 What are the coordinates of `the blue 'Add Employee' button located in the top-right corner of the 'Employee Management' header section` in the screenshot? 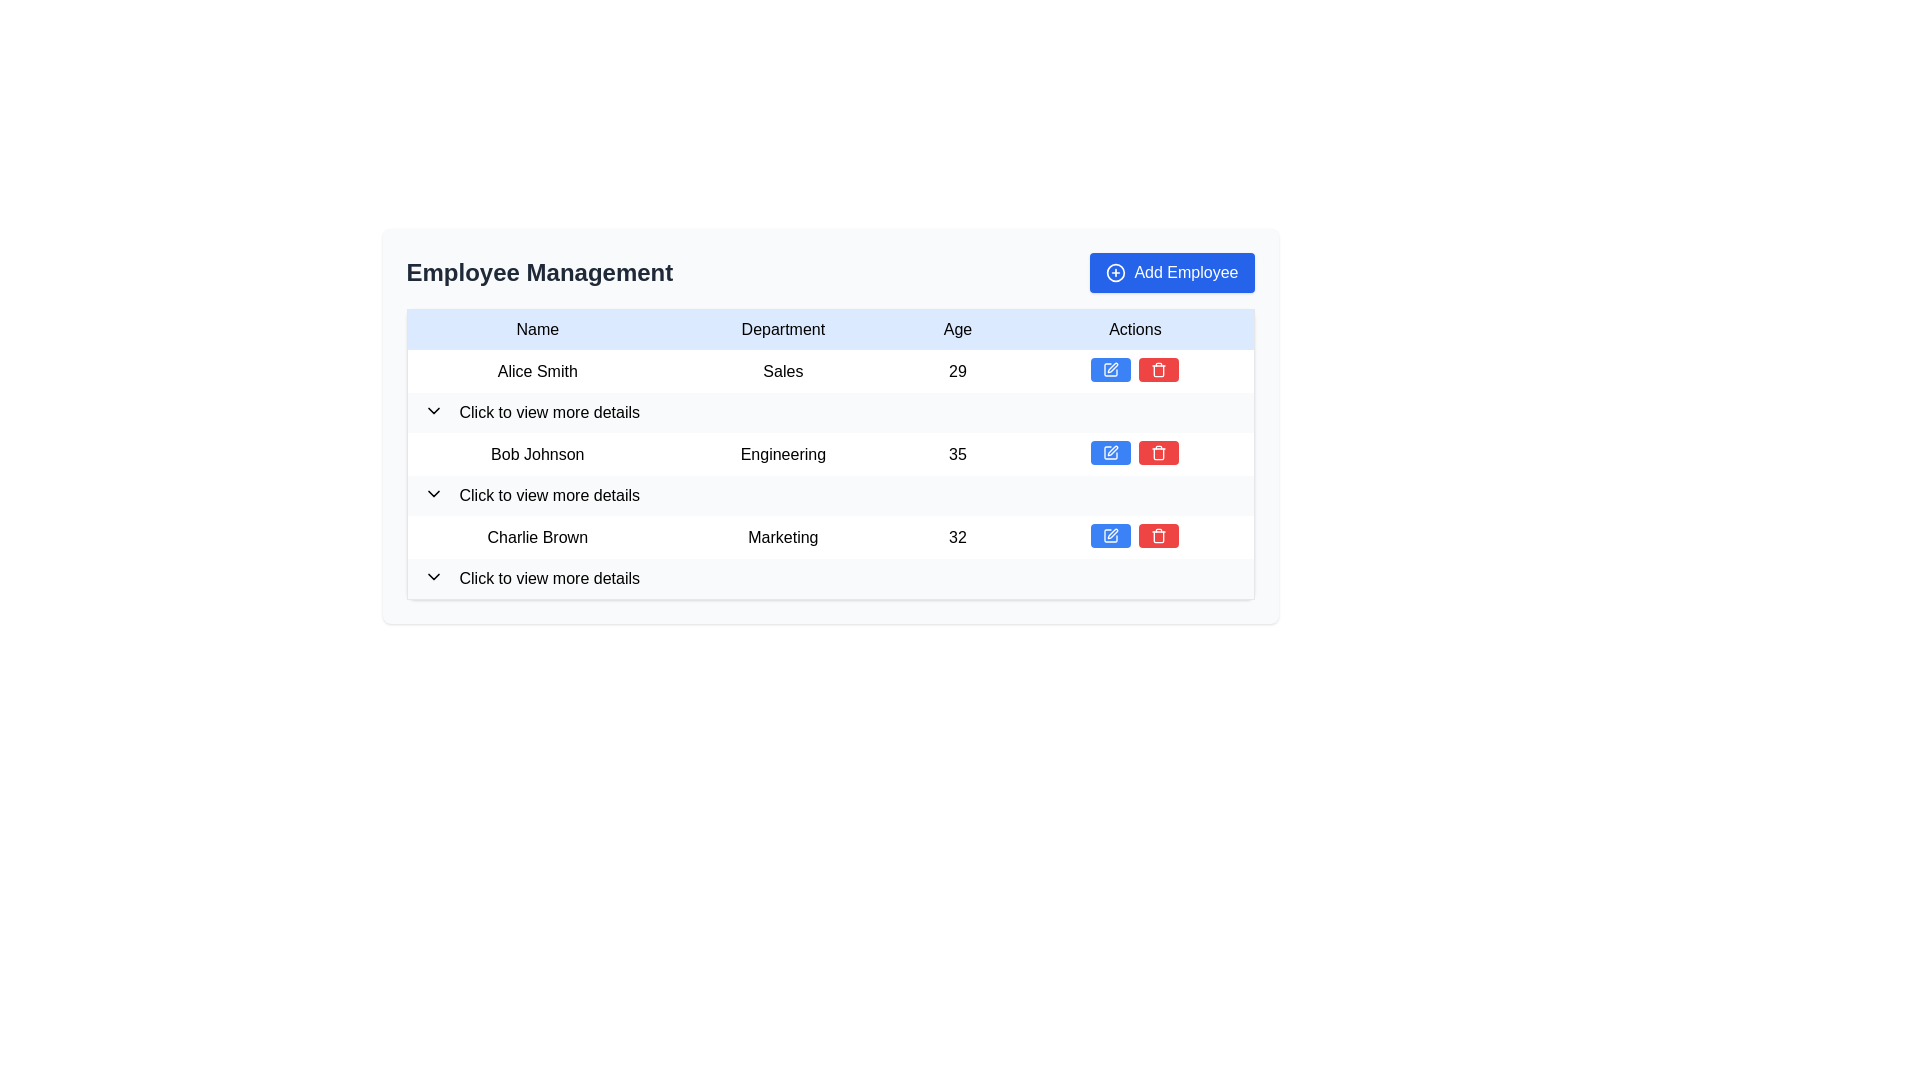 It's located at (1172, 273).